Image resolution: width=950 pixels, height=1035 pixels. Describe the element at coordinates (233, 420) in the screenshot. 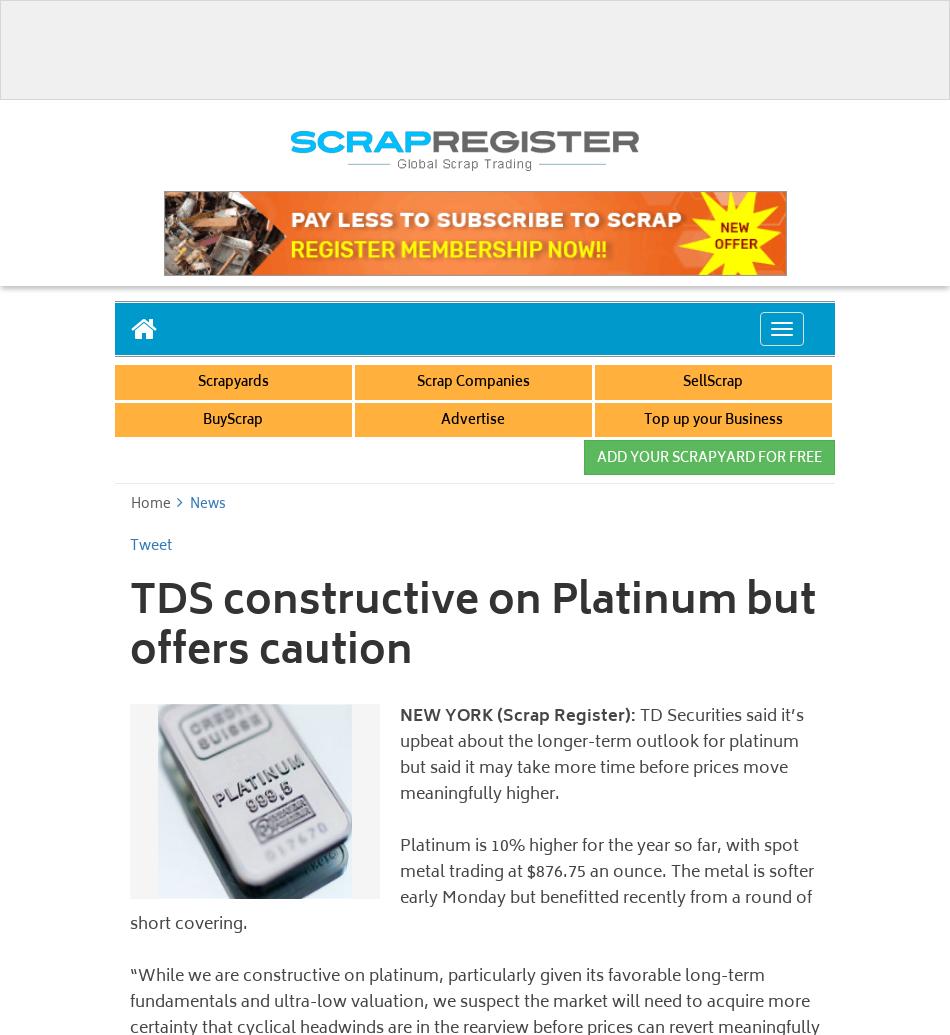

I see `'BuyScrap'` at that location.